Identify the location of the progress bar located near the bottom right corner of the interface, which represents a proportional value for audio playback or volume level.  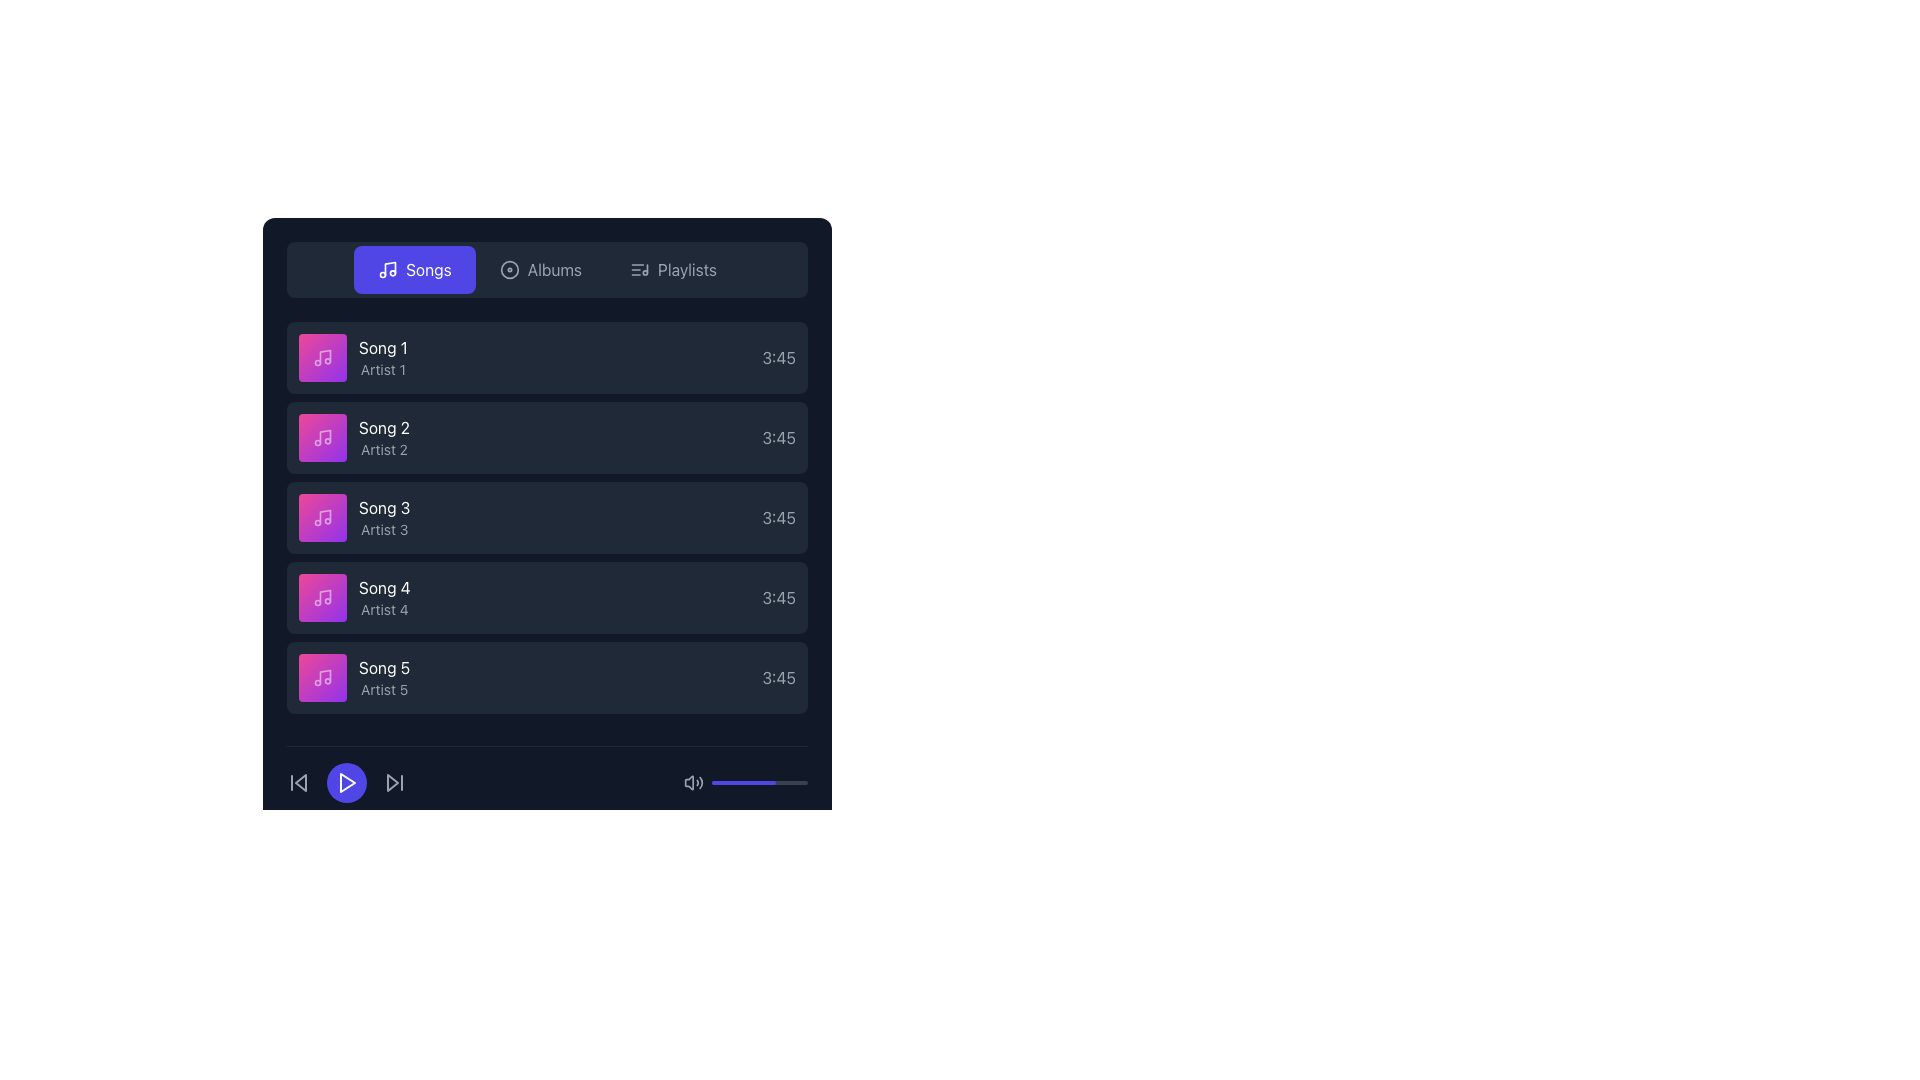
(743, 782).